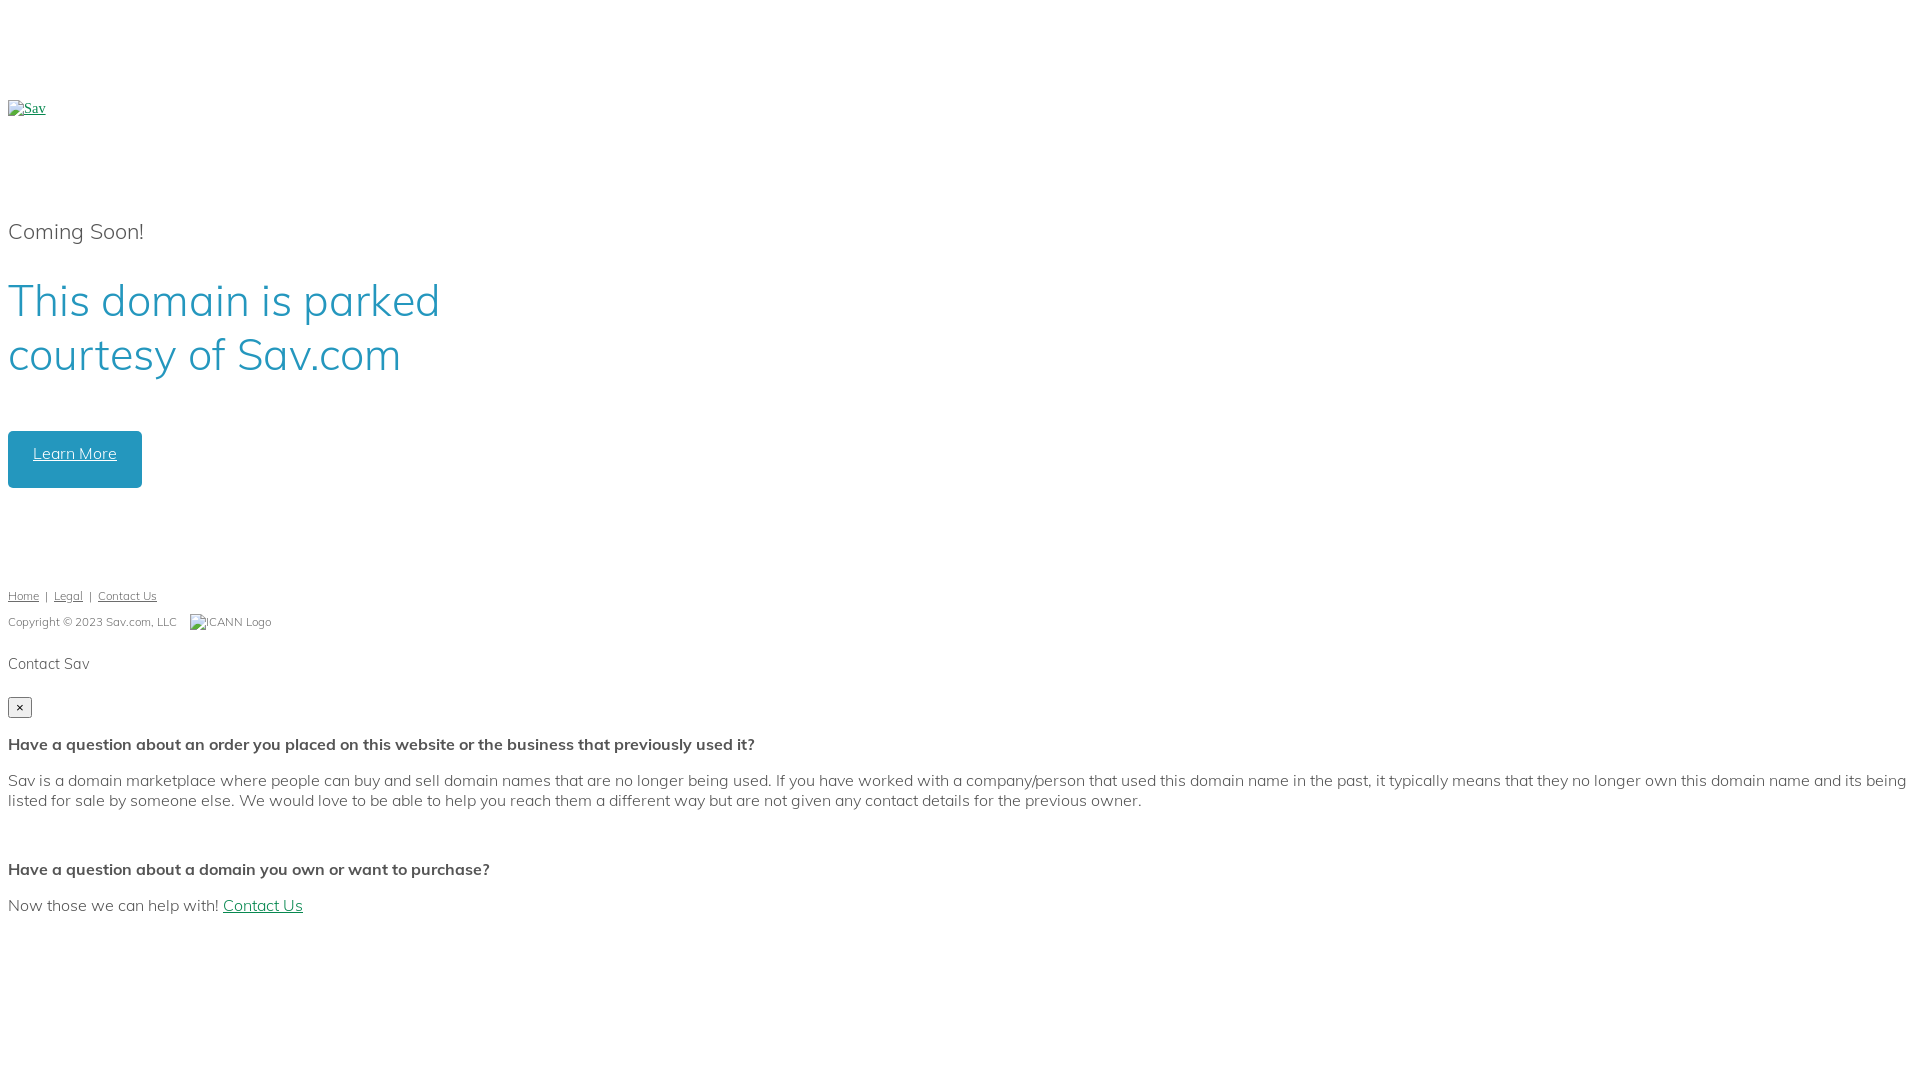 This screenshot has height=1080, width=1920. Describe the element at coordinates (68, 594) in the screenshot. I see `'Legal'` at that location.